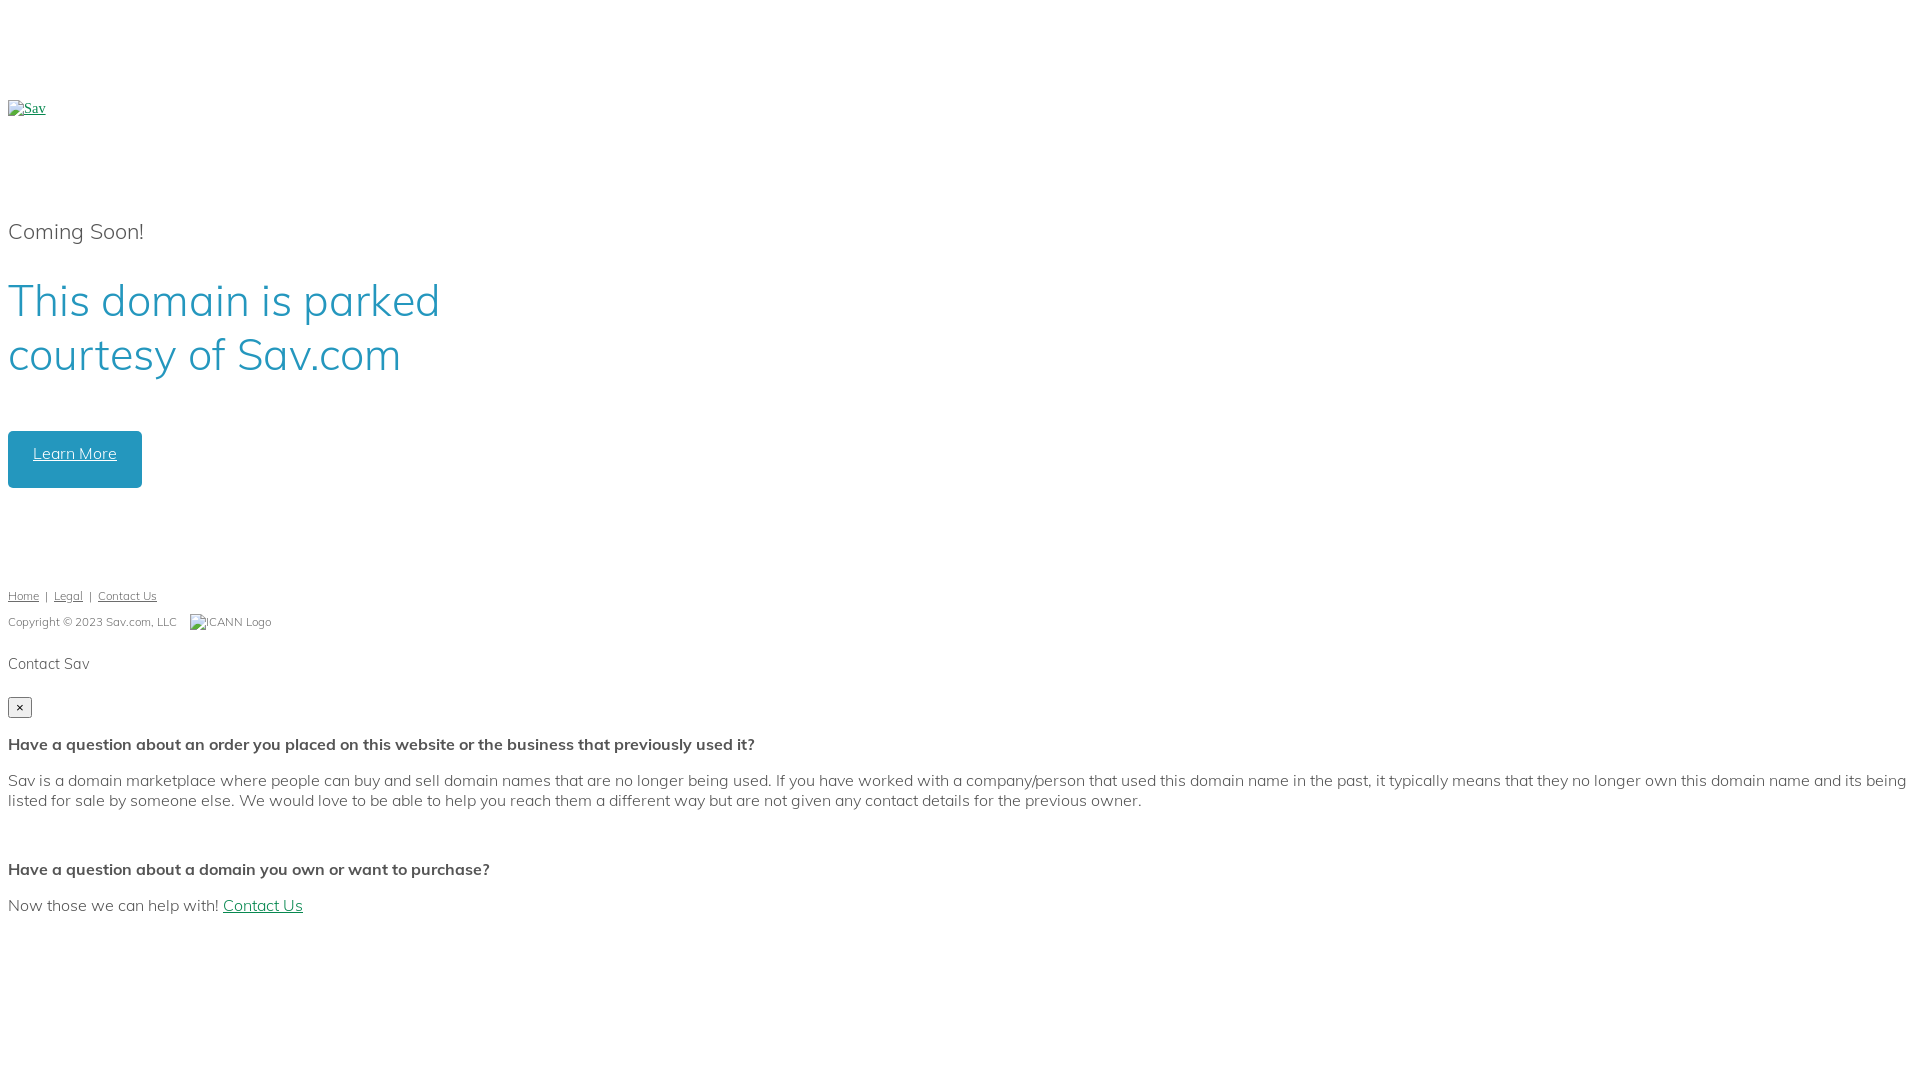 This screenshot has height=1080, width=1920. Describe the element at coordinates (68, 594) in the screenshot. I see `'Legal'` at that location.